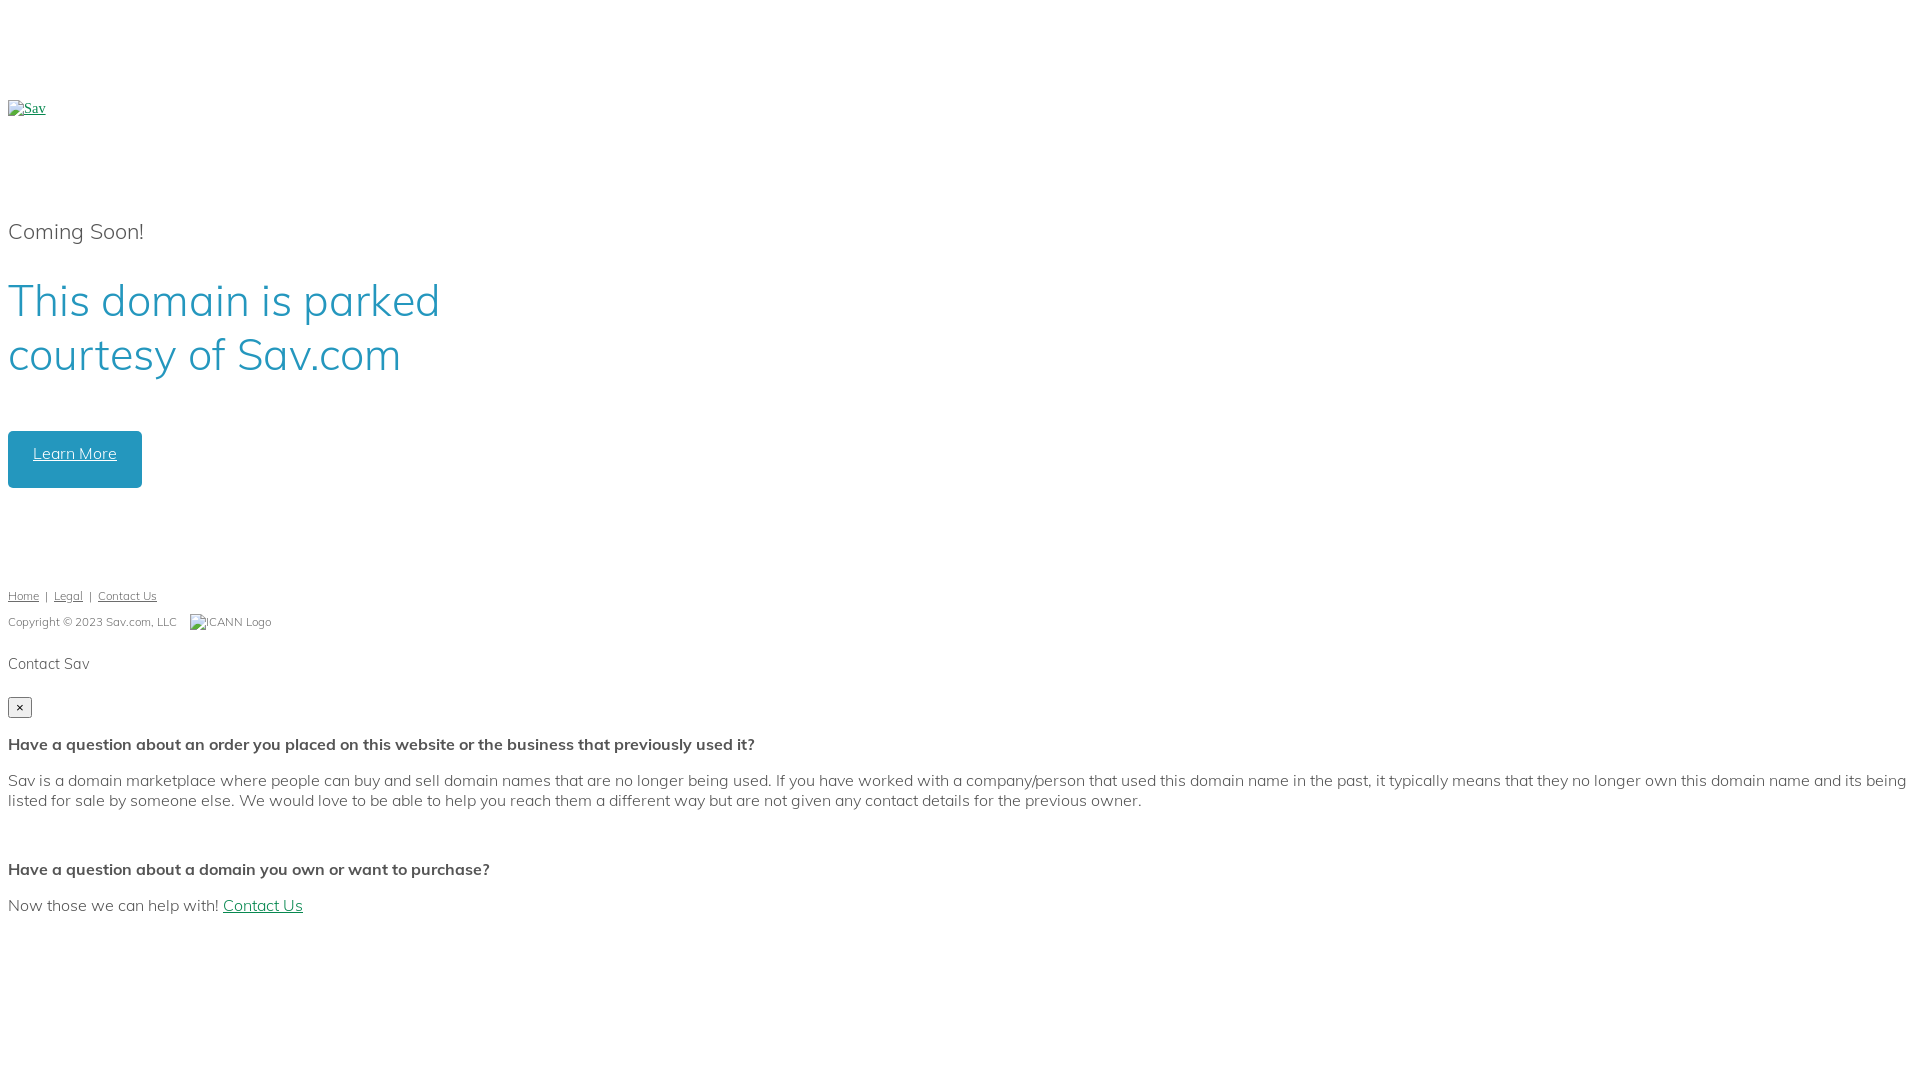 This screenshot has height=1080, width=1920. Describe the element at coordinates (68, 594) in the screenshot. I see `'Legal'` at that location.